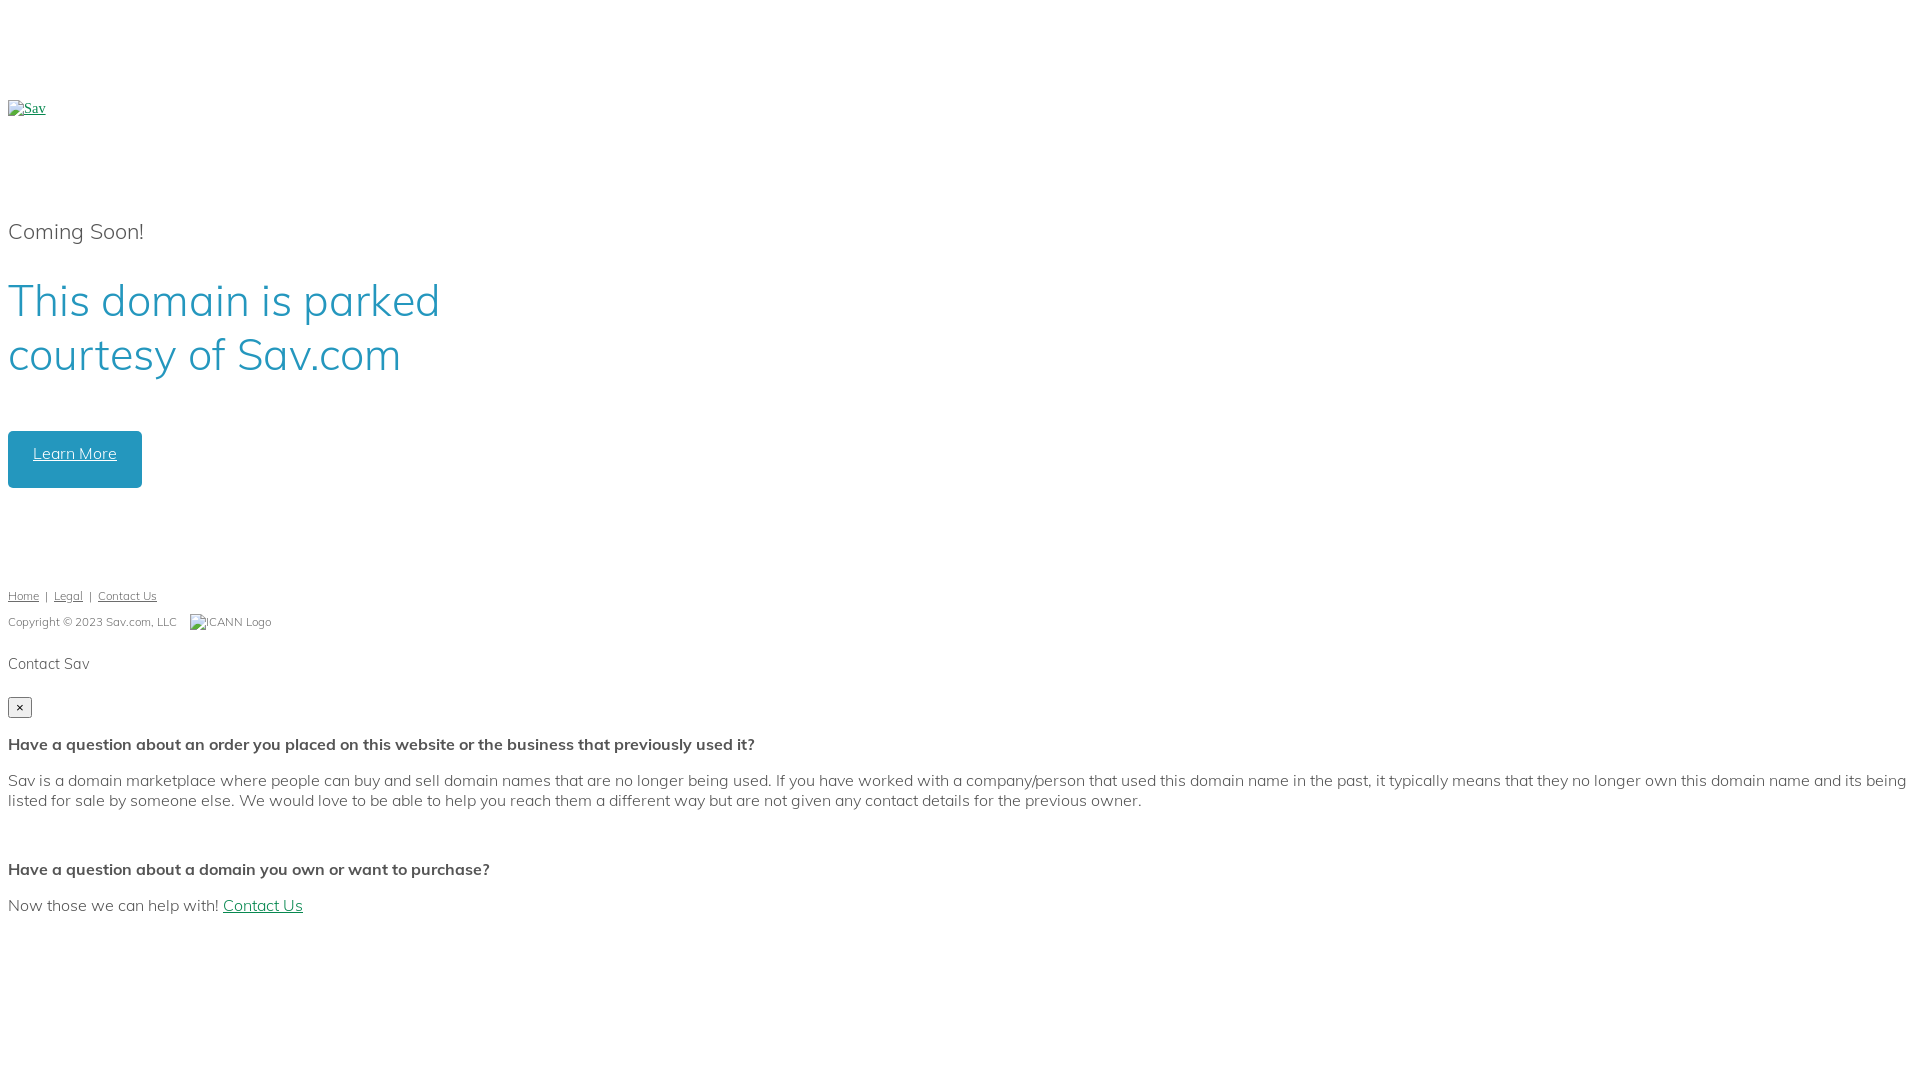 This screenshot has height=1080, width=1920. Describe the element at coordinates (68, 594) in the screenshot. I see `'Legal'` at that location.